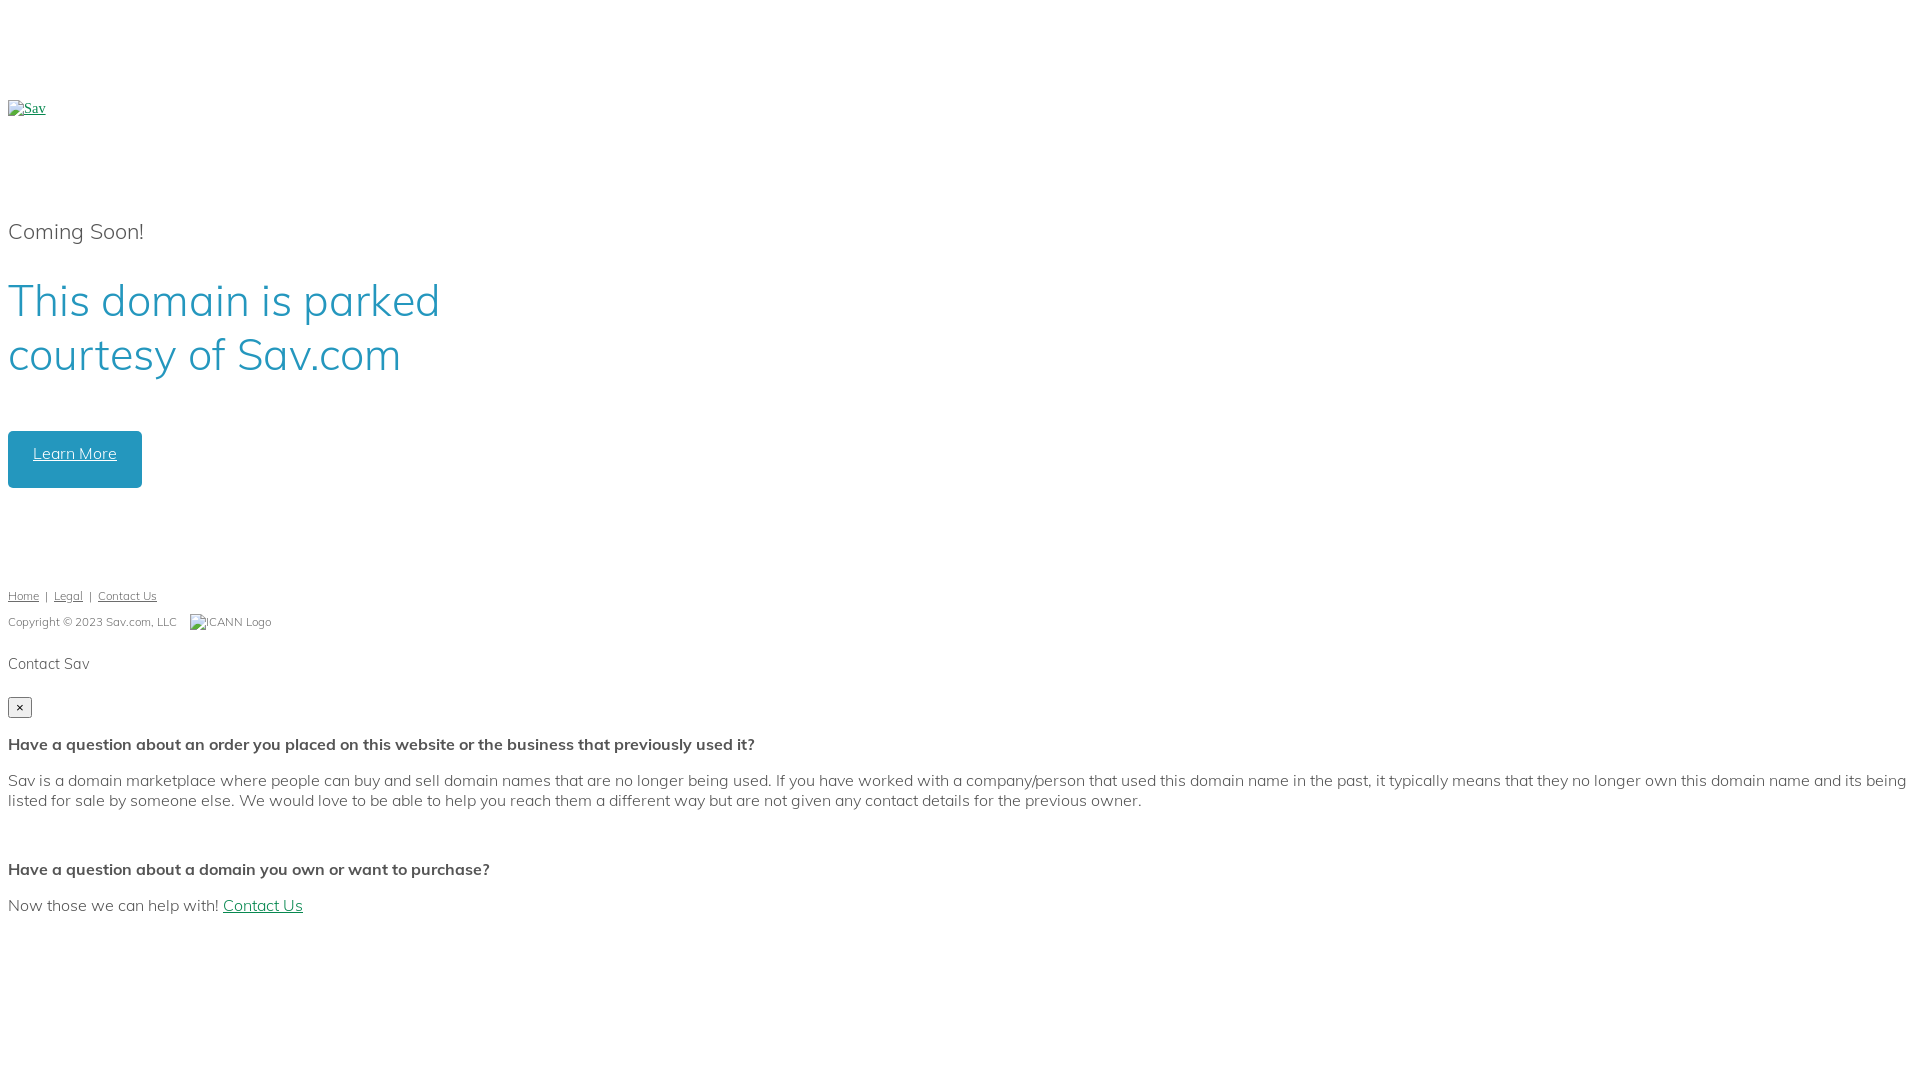 This screenshot has height=1080, width=1920. Describe the element at coordinates (68, 594) in the screenshot. I see `'Legal'` at that location.